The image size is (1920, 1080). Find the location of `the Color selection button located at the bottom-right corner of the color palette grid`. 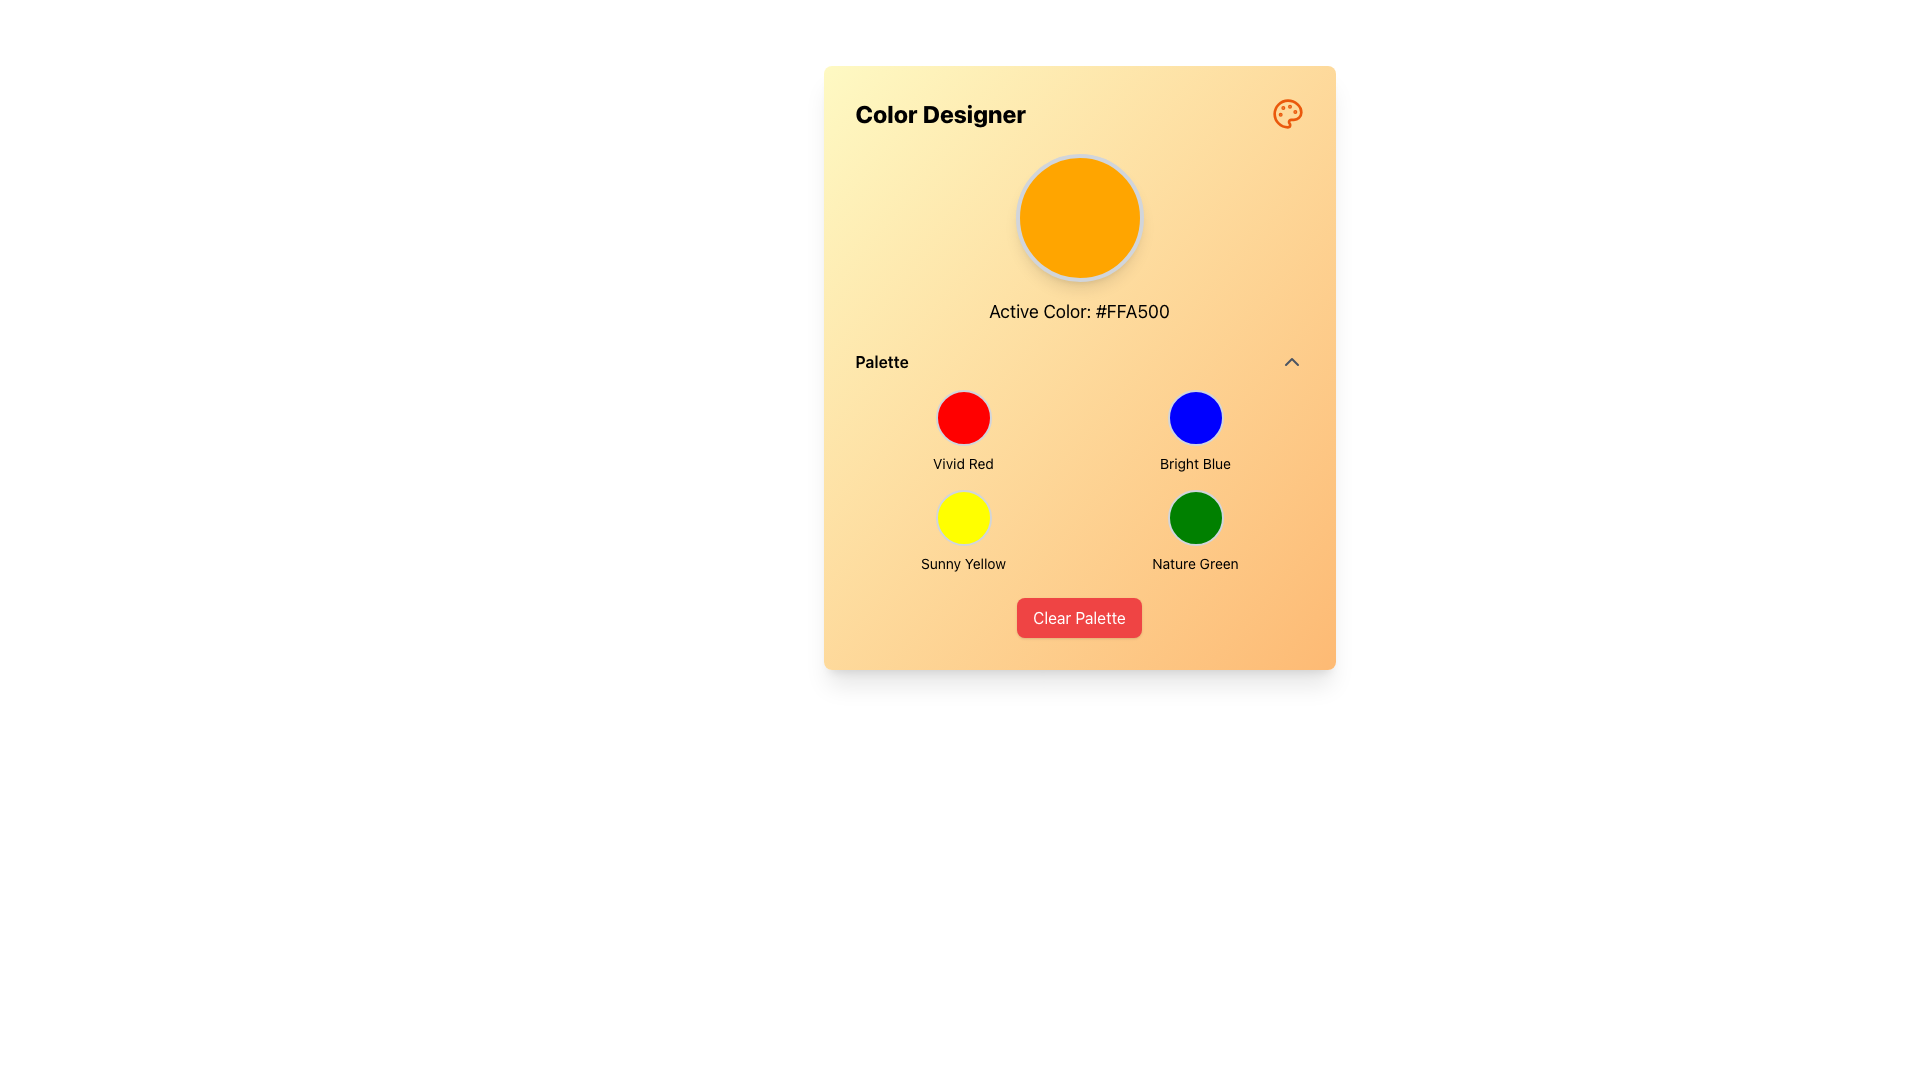

the Color selection button located at the bottom-right corner of the color palette grid is located at coordinates (1195, 531).